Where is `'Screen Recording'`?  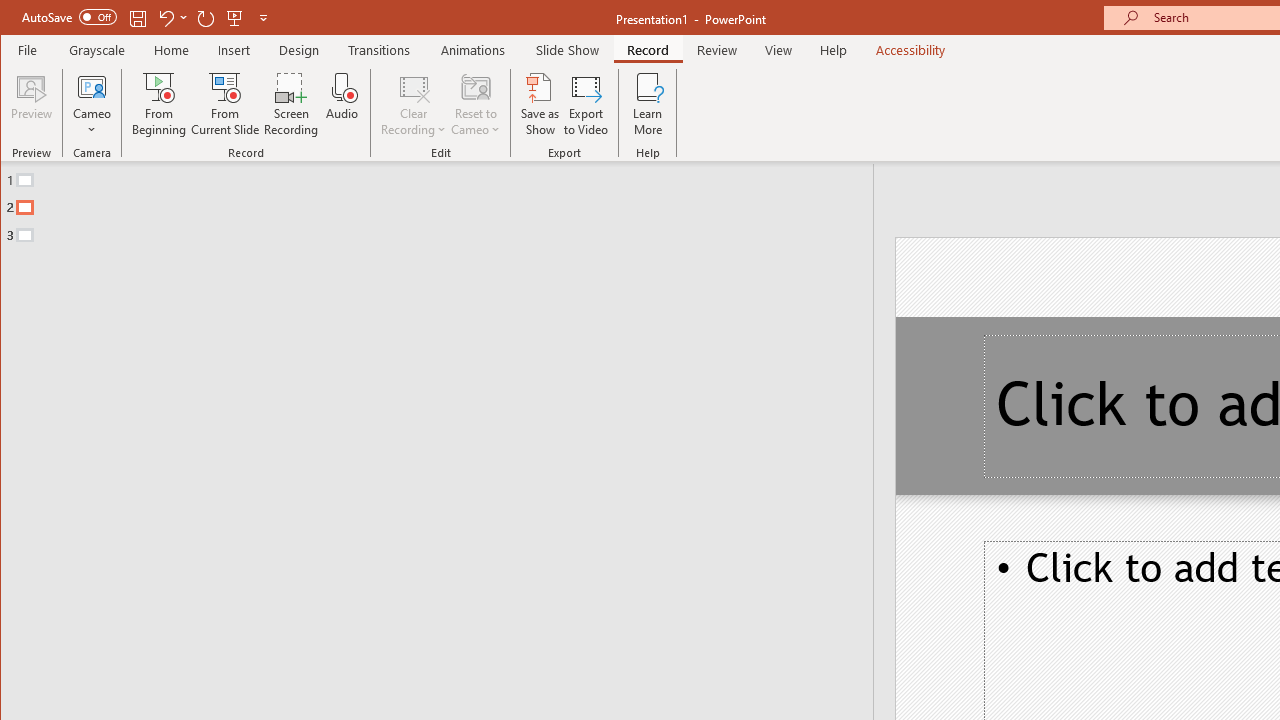 'Screen Recording' is located at coordinates (290, 104).